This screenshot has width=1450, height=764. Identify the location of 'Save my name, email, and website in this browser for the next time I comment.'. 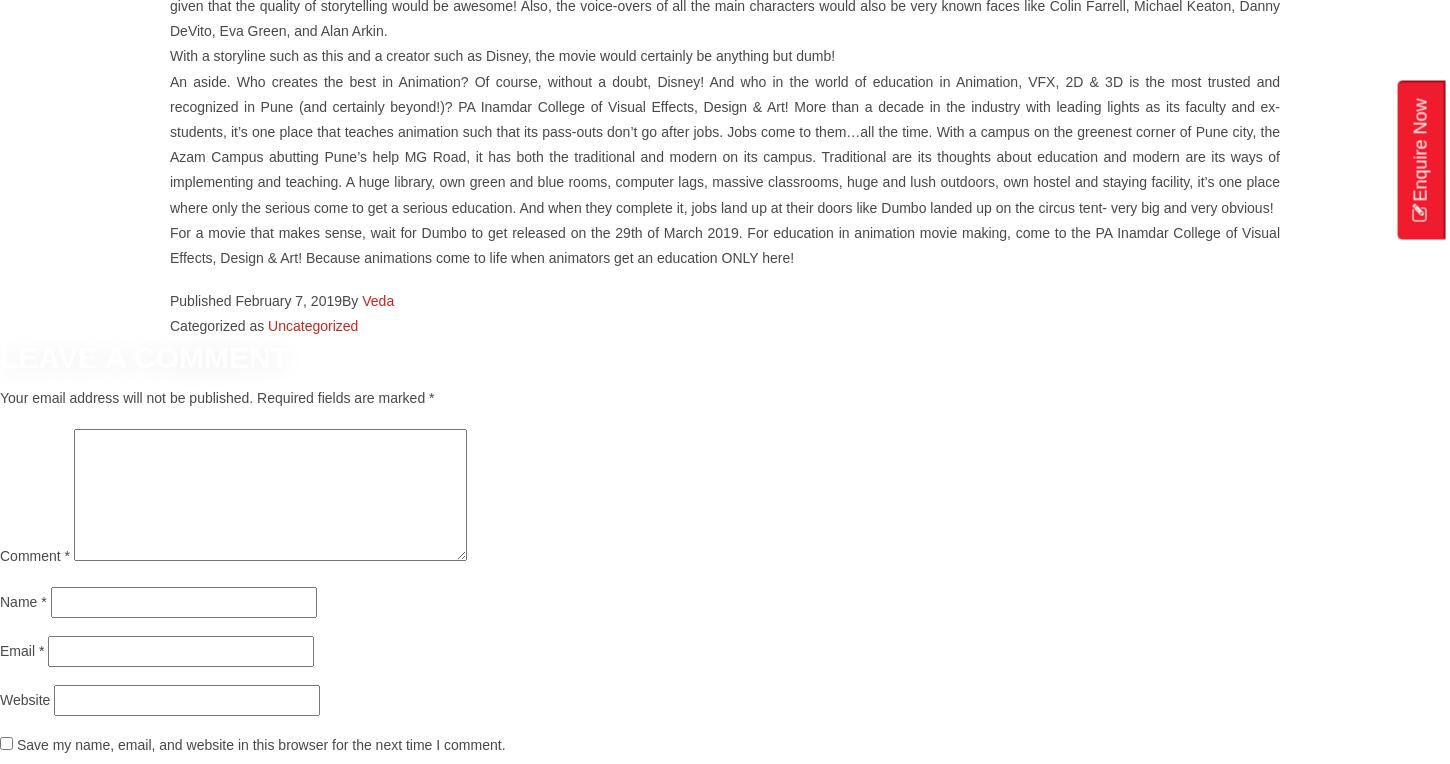
(260, 744).